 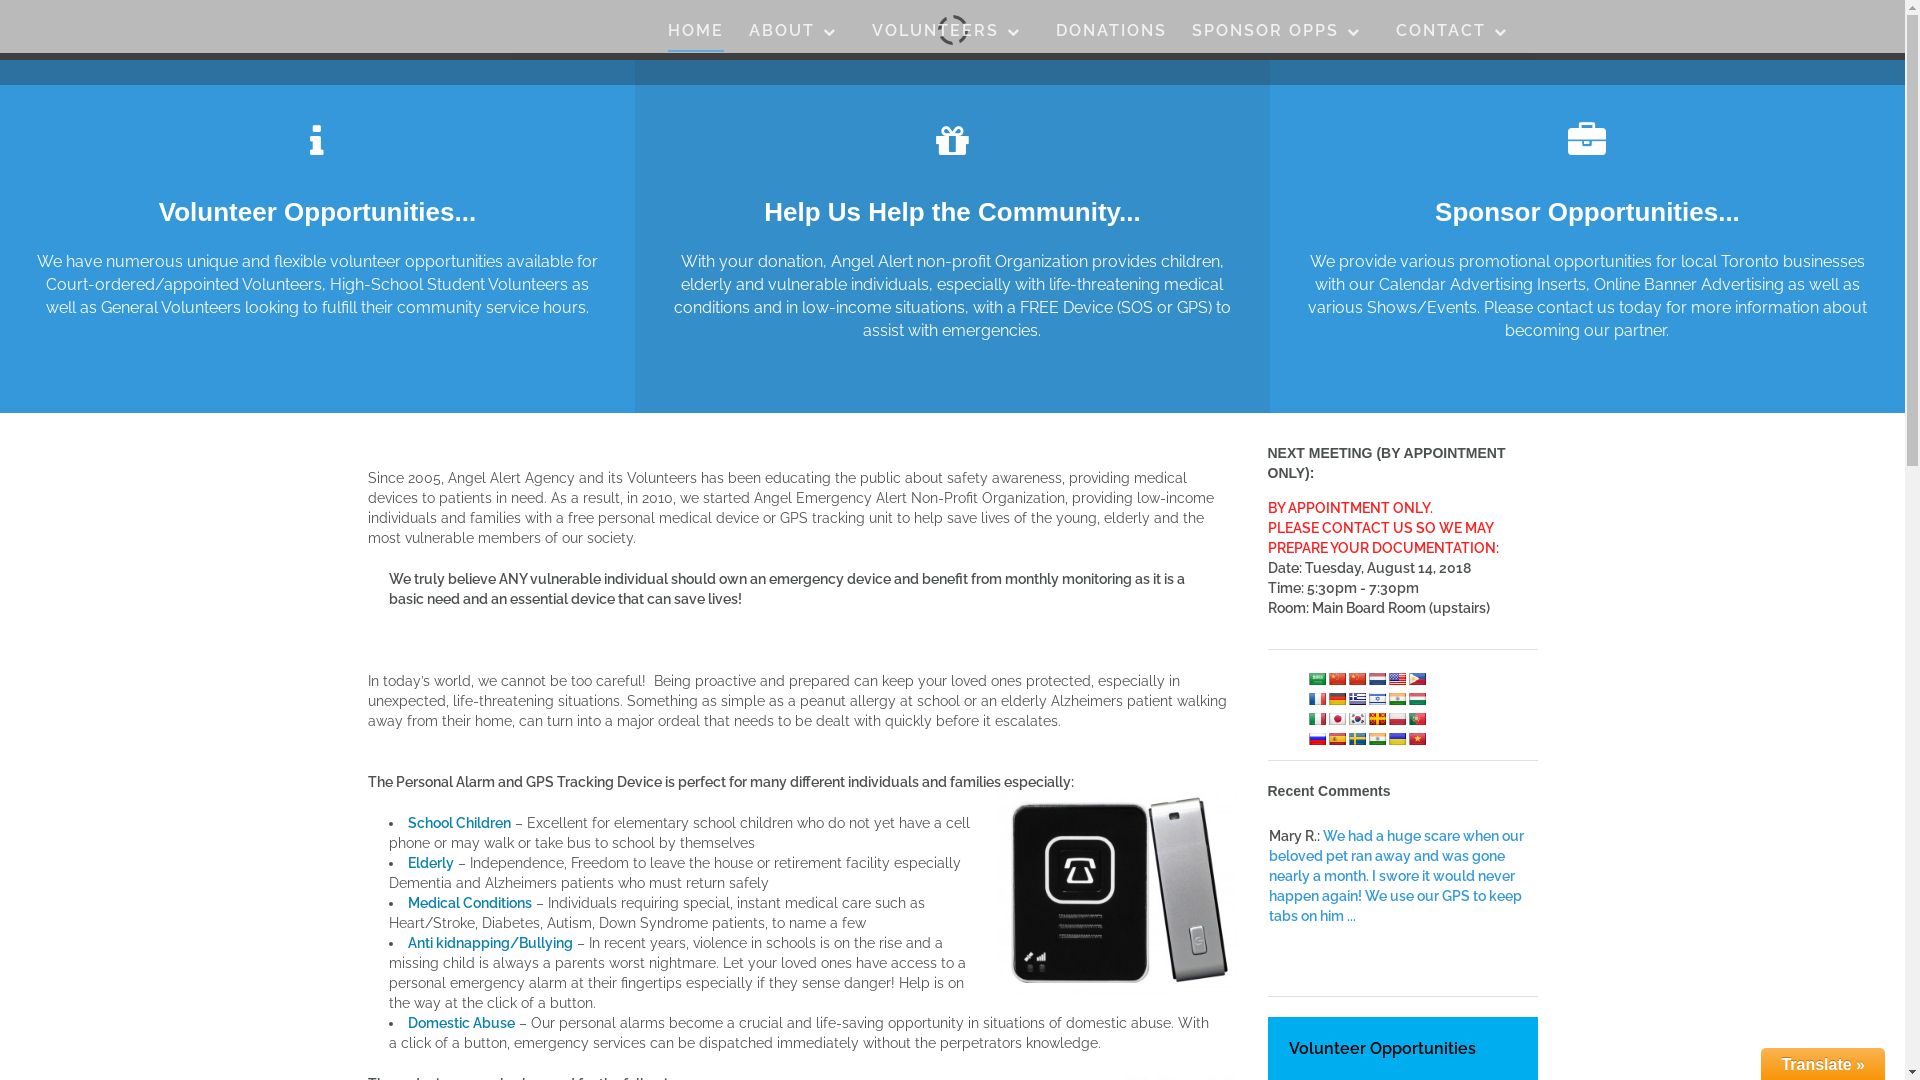 What do you see at coordinates (1376, 697) in the screenshot?
I see `'Hebrew'` at bounding box center [1376, 697].